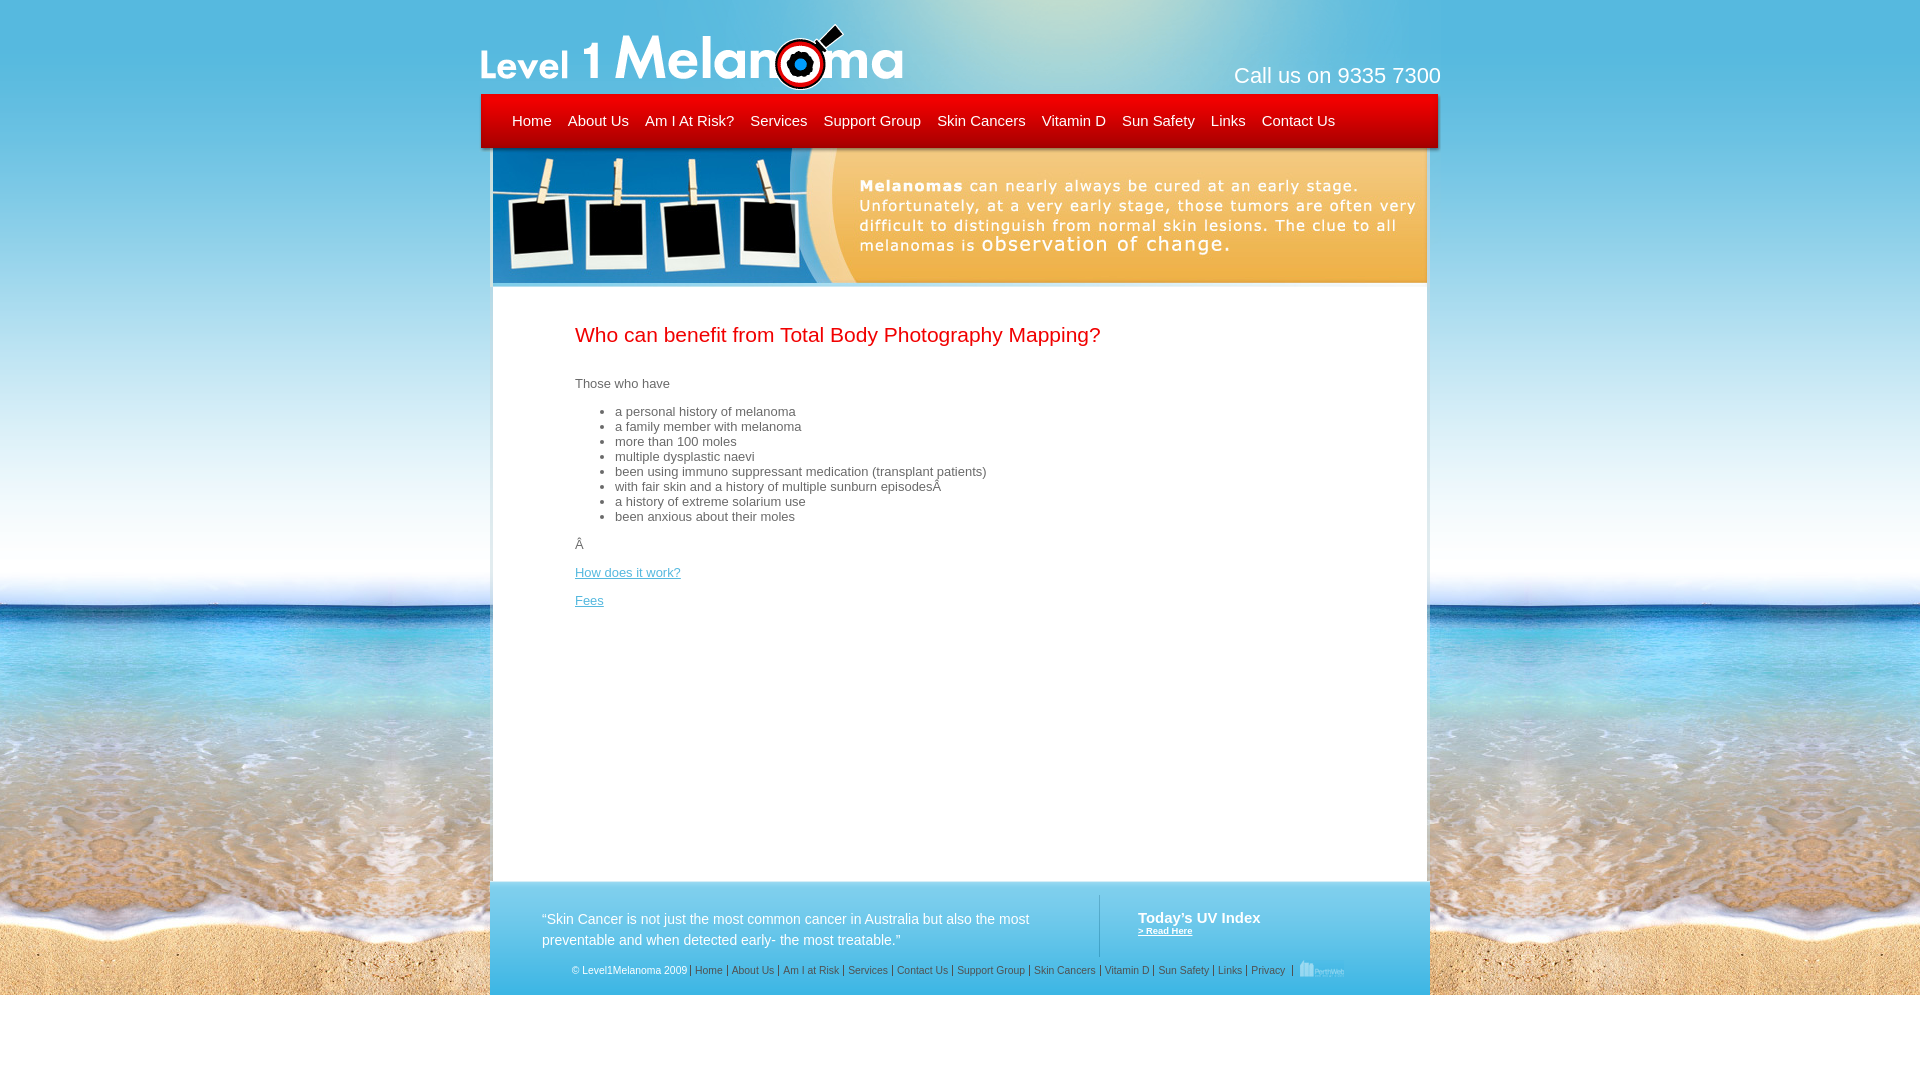  I want to click on 'Vitamin D', so click(1098, 969).